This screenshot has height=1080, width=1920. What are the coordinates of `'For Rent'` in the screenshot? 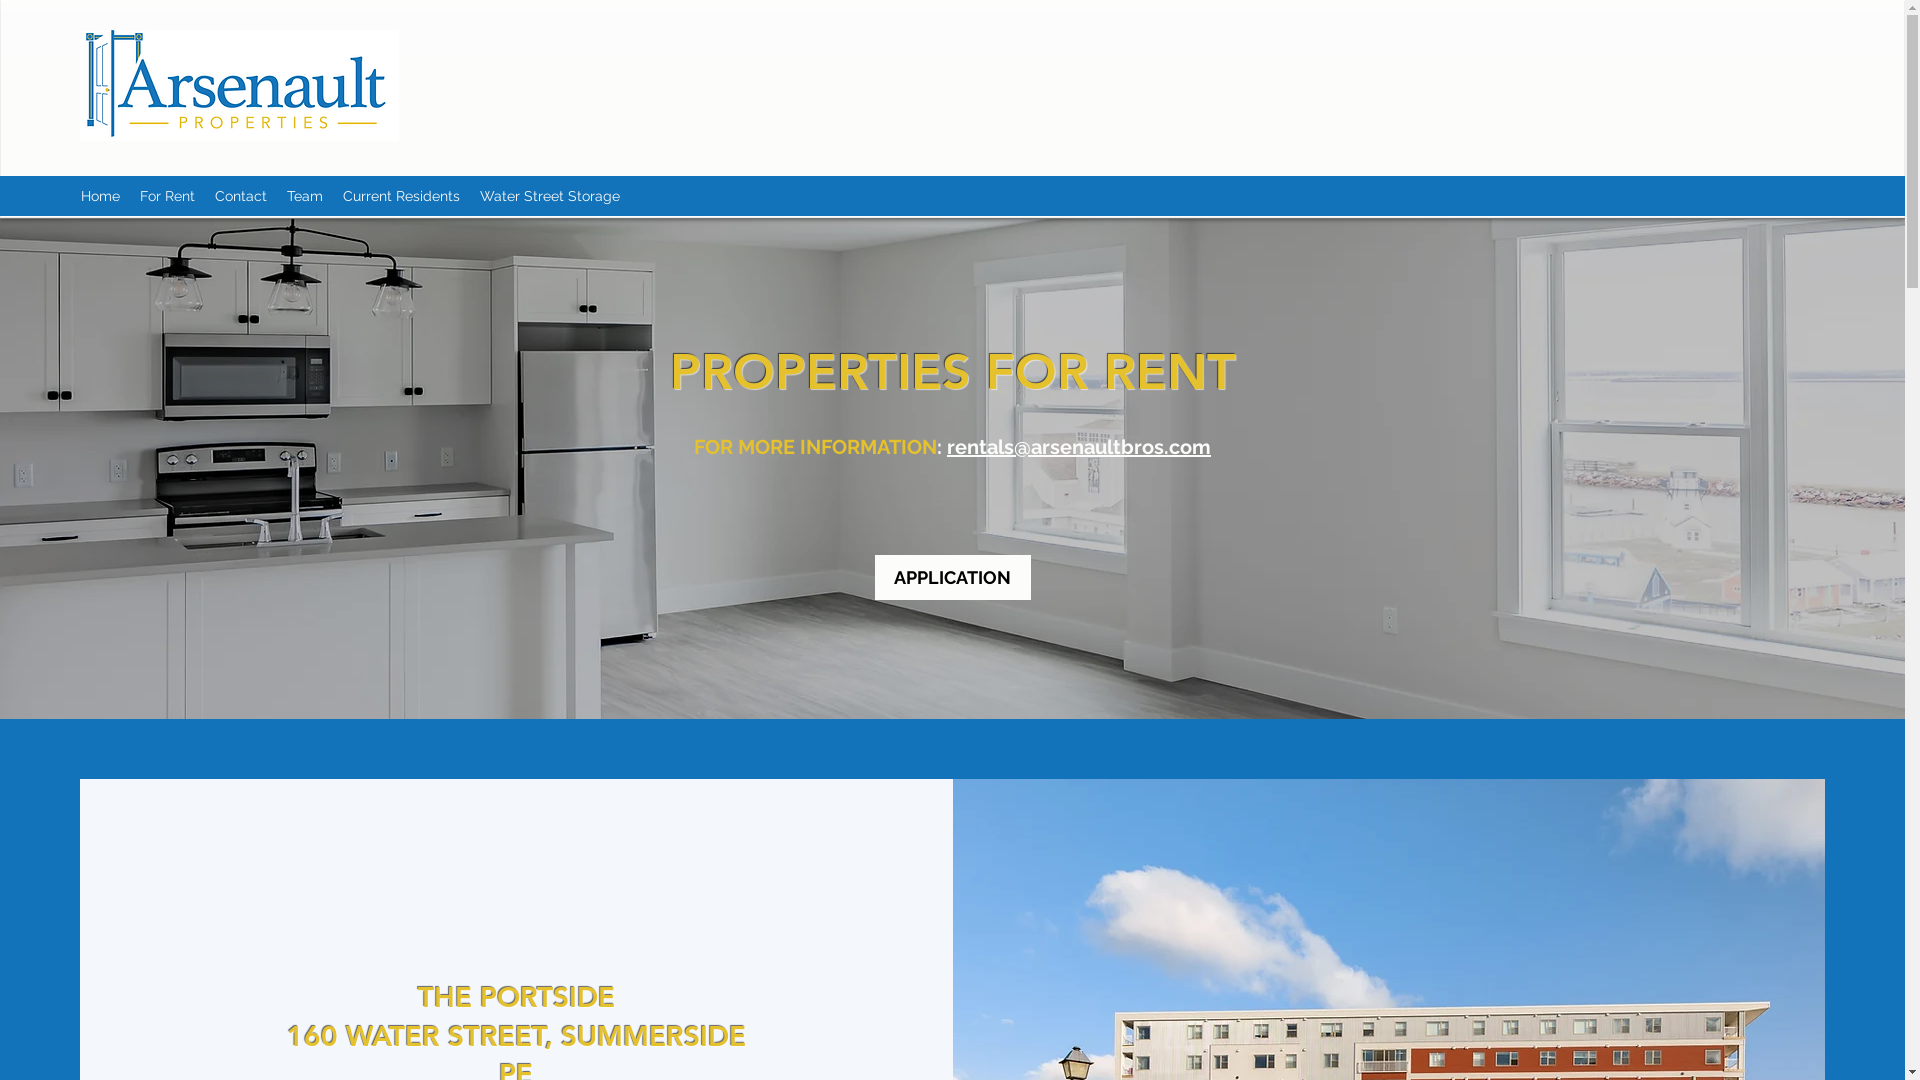 It's located at (128, 196).